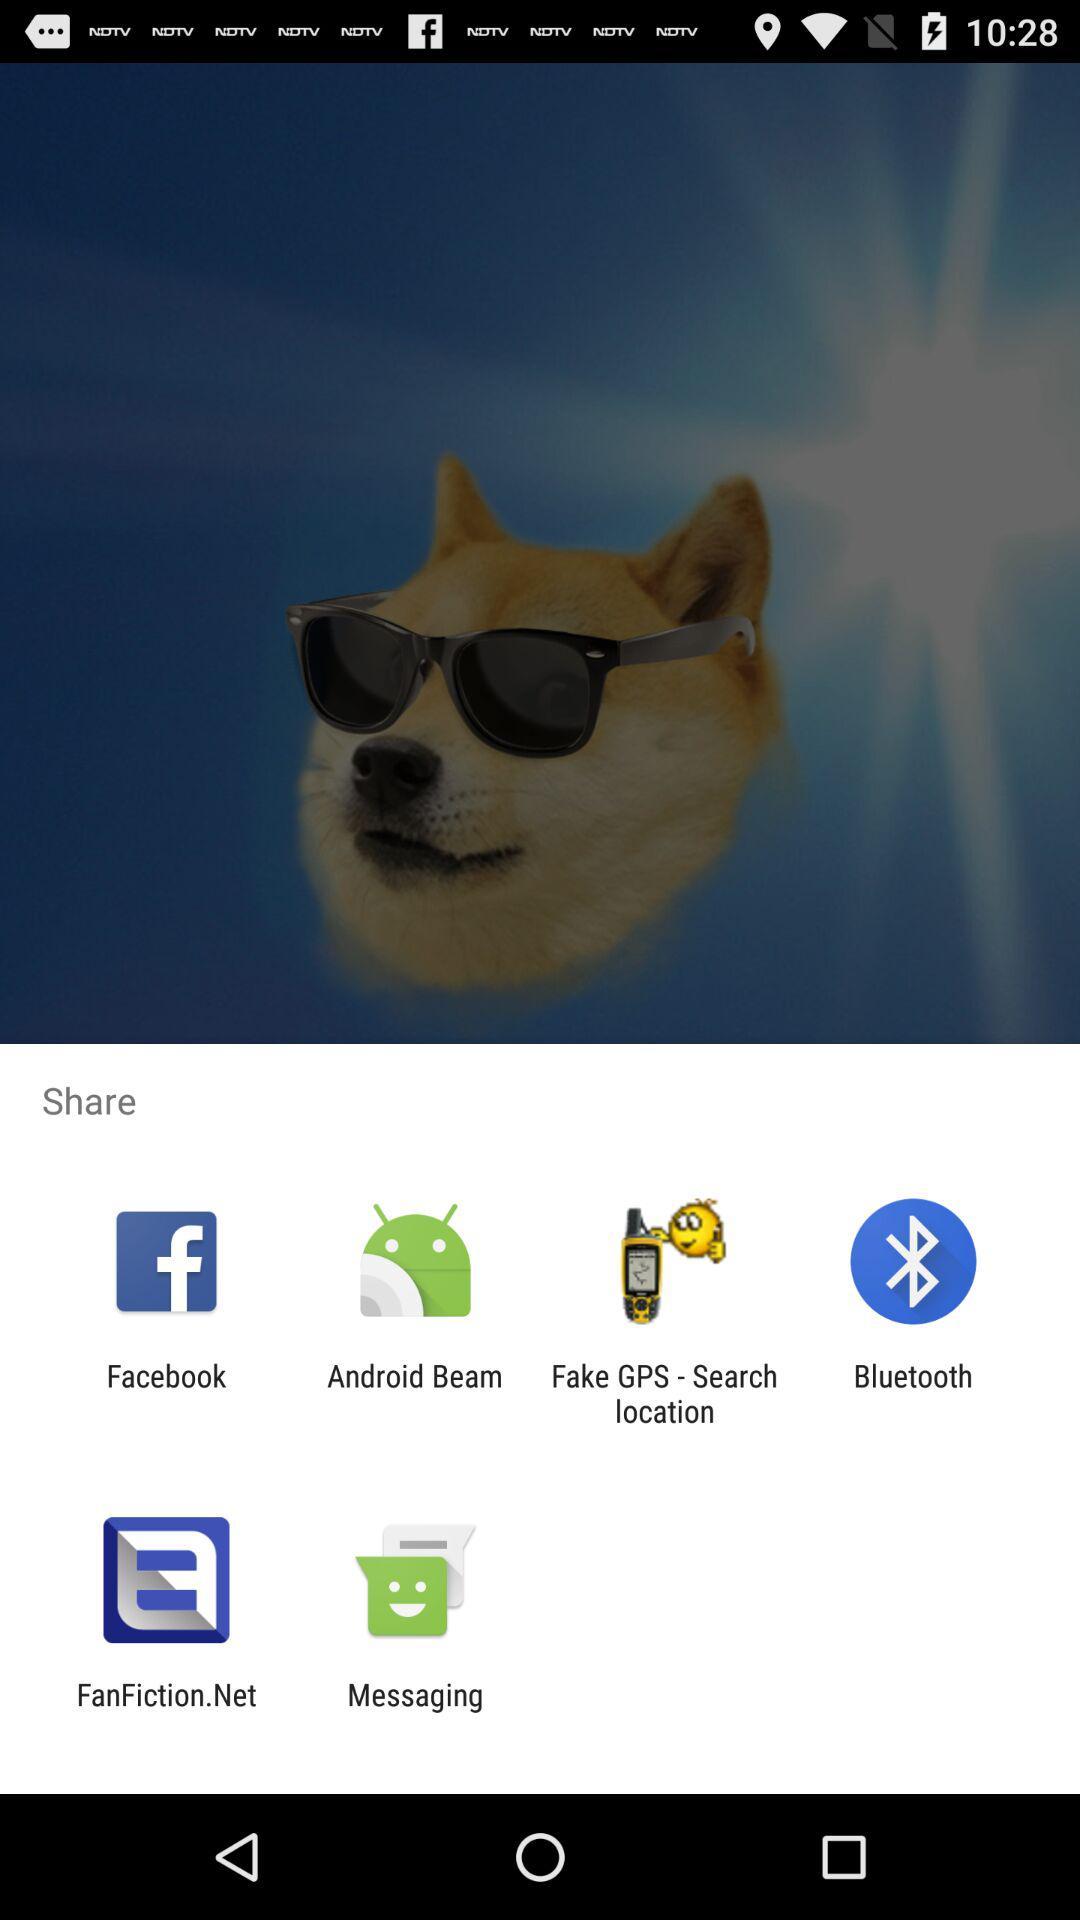 The height and width of the screenshot is (1920, 1080). Describe the element at coordinates (913, 1392) in the screenshot. I see `the app next to fake gps search app` at that location.